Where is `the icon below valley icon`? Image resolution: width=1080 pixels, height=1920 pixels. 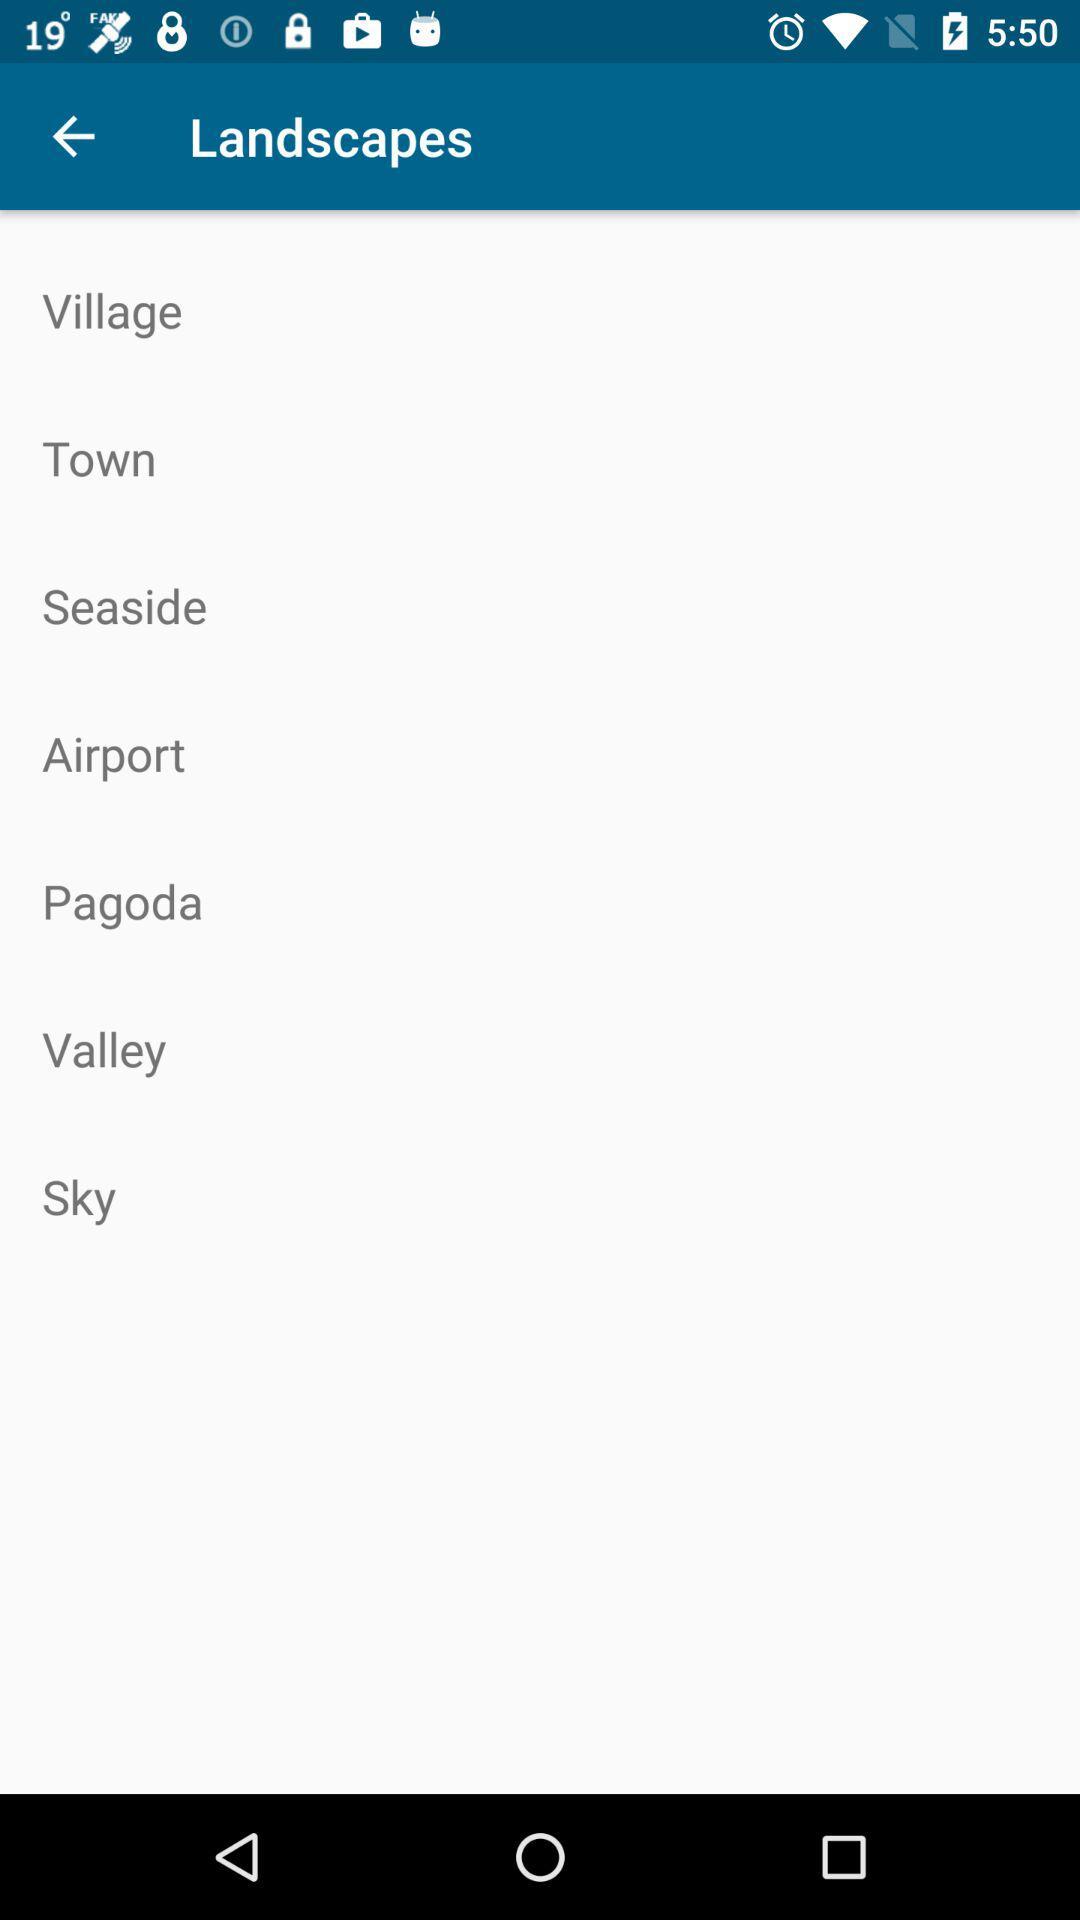
the icon below valley icon is located at coordinates (540, 1196).